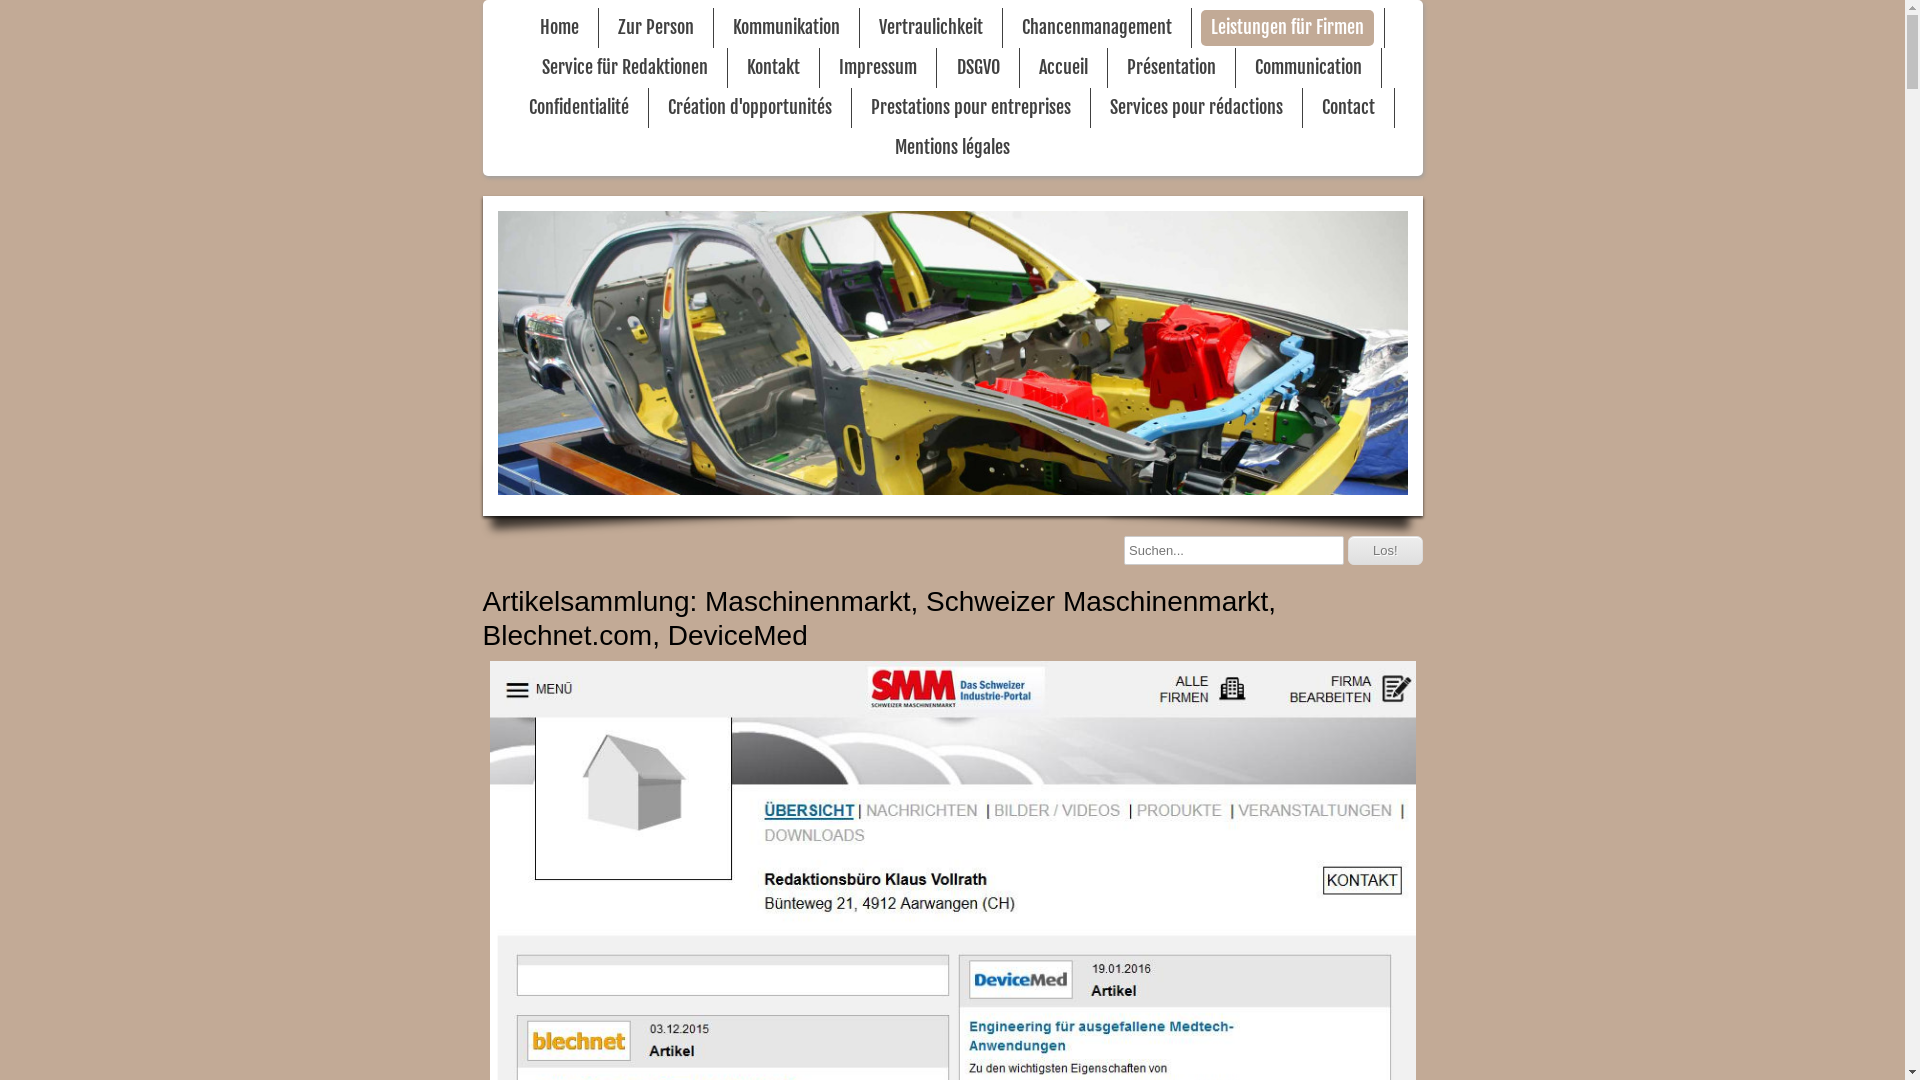 Image resolution: width=1920 pixels, height=1080 pixels. I want to click on 'Chancenmanagement', so click(1096, 27).